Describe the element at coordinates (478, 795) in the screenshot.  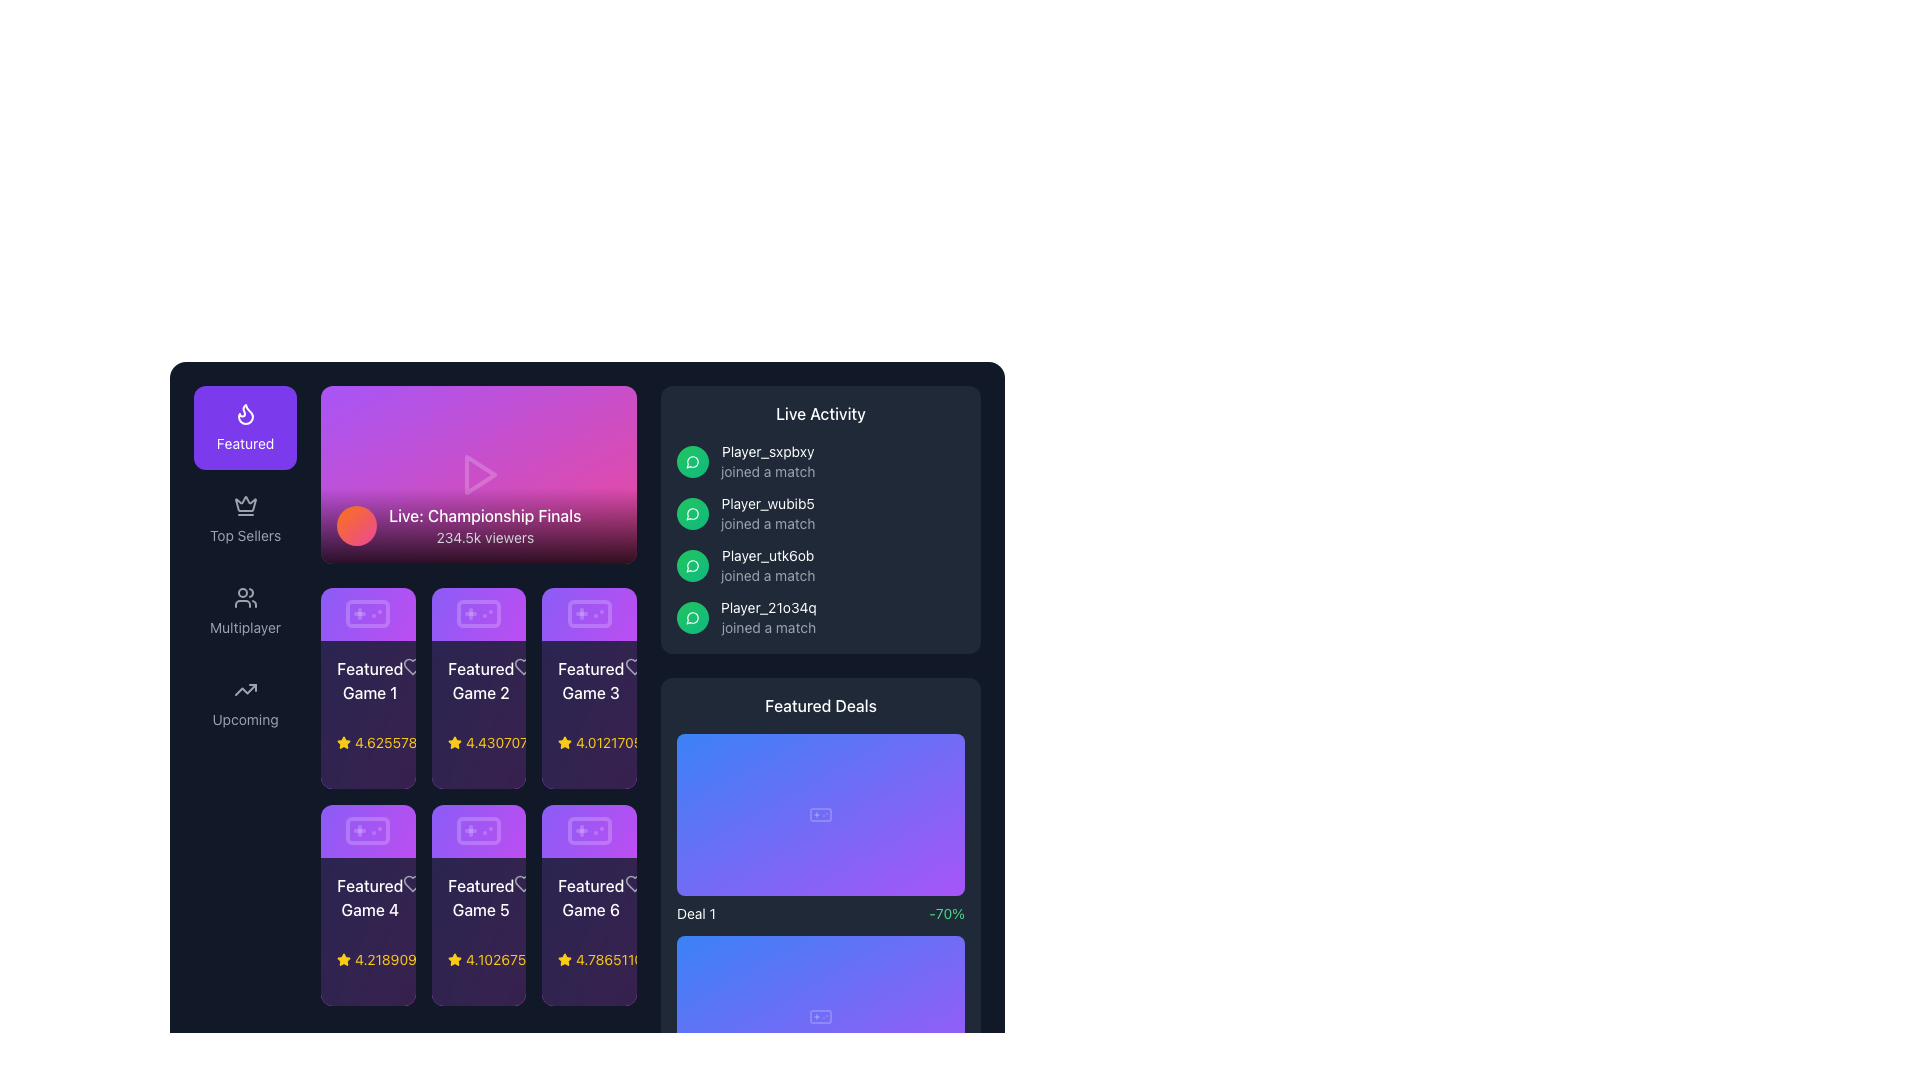
I see `the card displaying details about a specific featured game located in the second row, middle column of the grid layout` at that location.